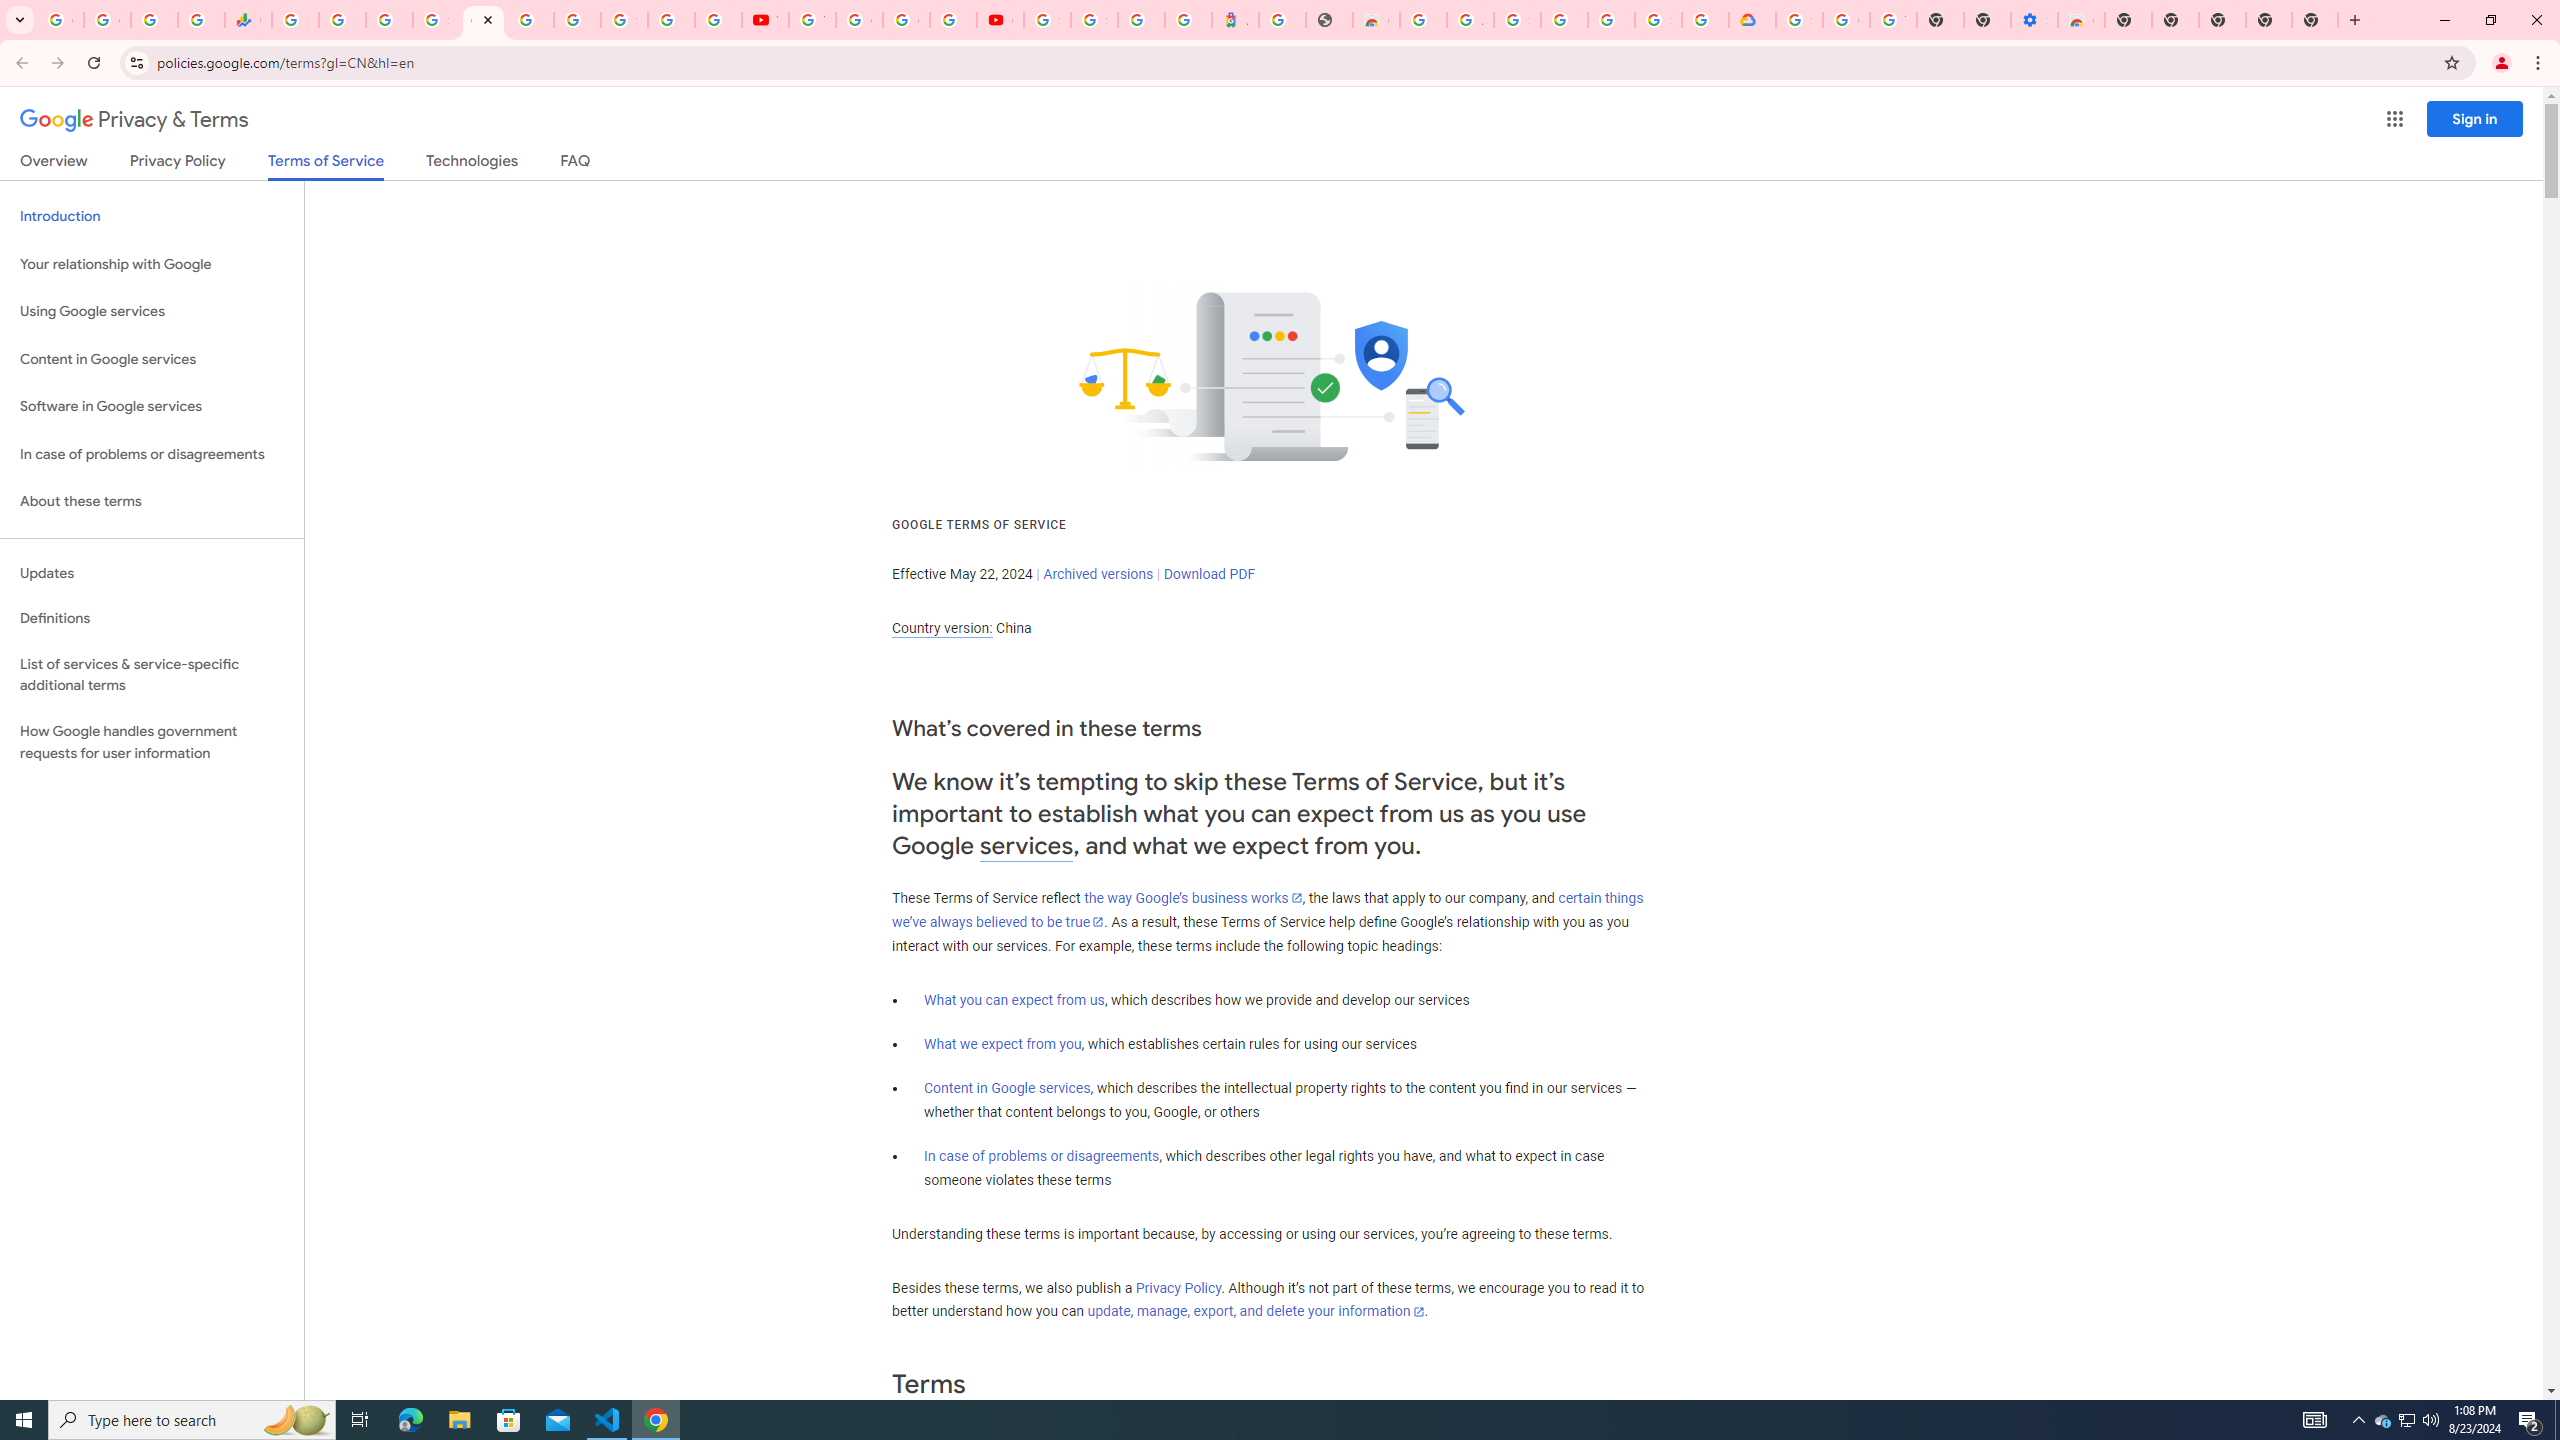 The image size is (2560, 1440). What do you see at coordinates (436, 19) in the screenshot?
I see `'Sign in - Google Accounts'` at bounding box center [436, 19].